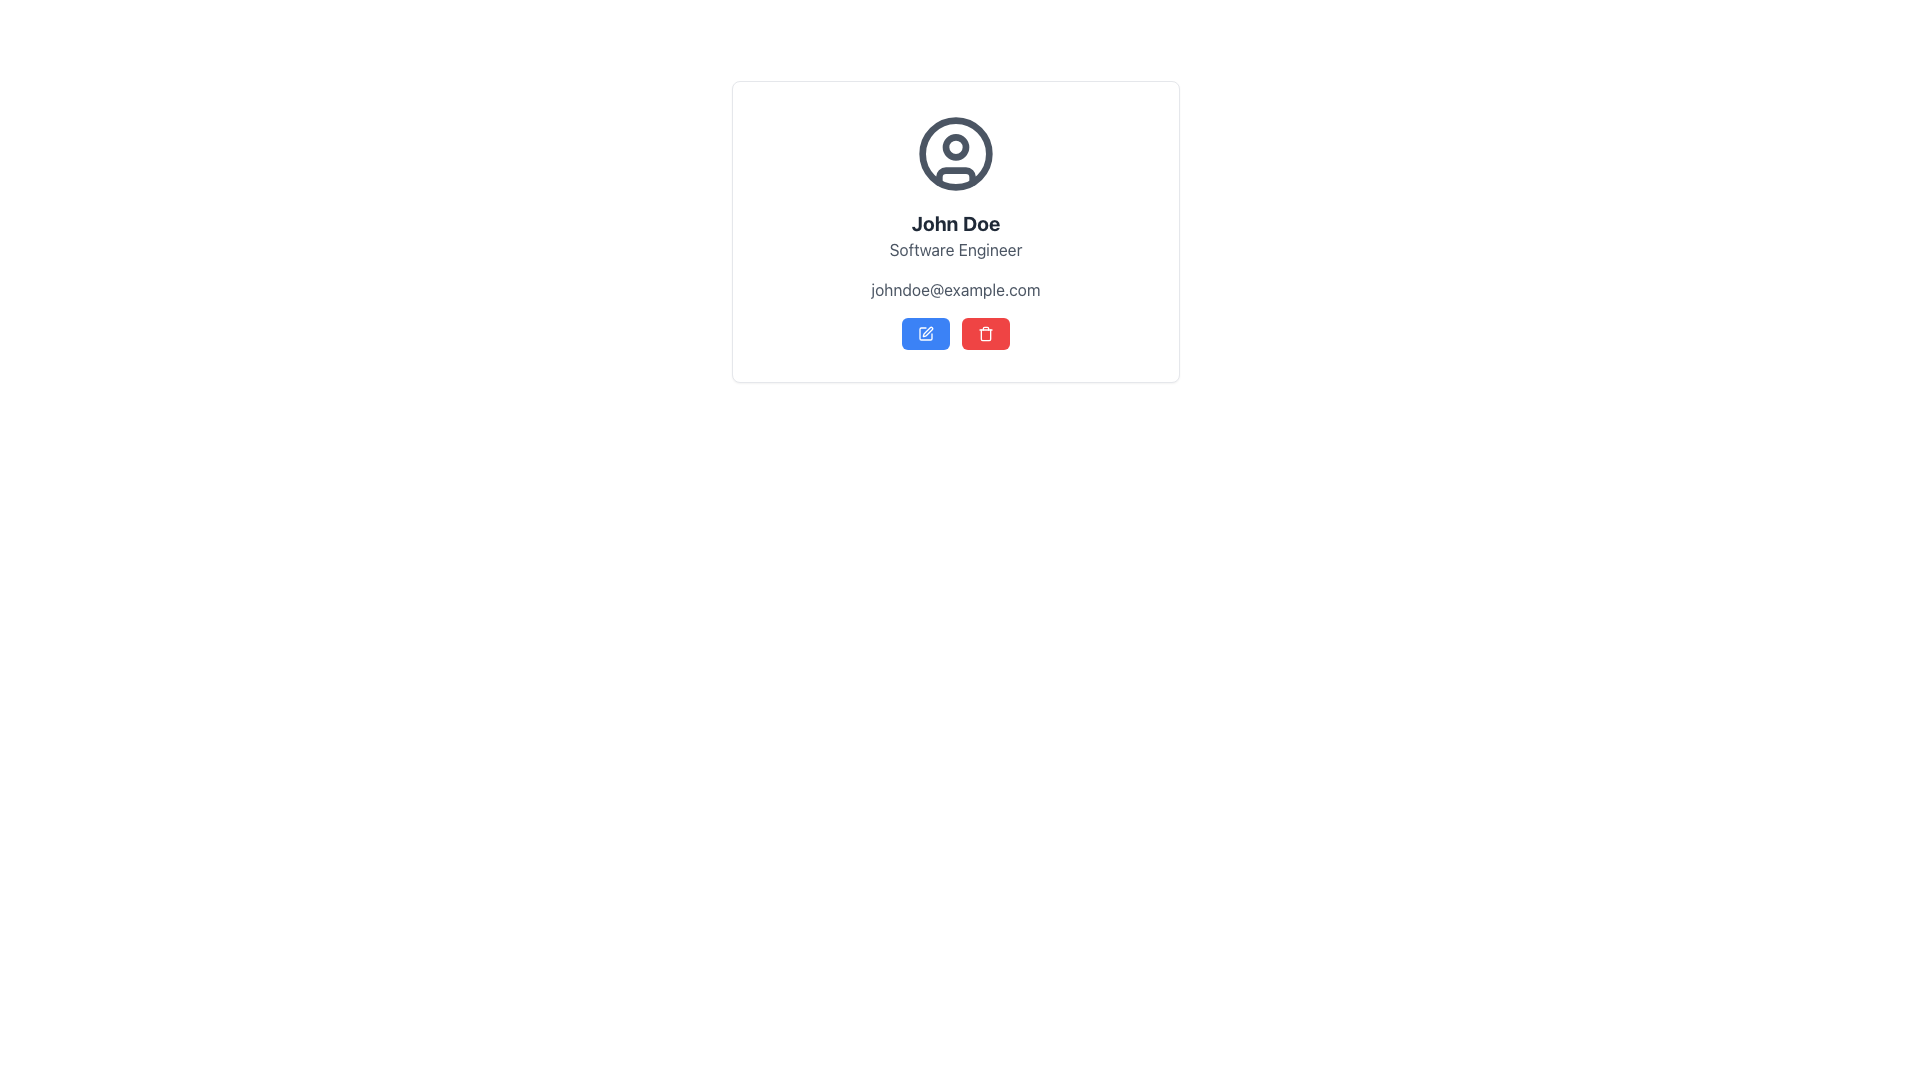  I want to click on the text label displaying 'John Doe', which is styled with a bold font and larger size, located centrally within the card layout, so click(954, 223).